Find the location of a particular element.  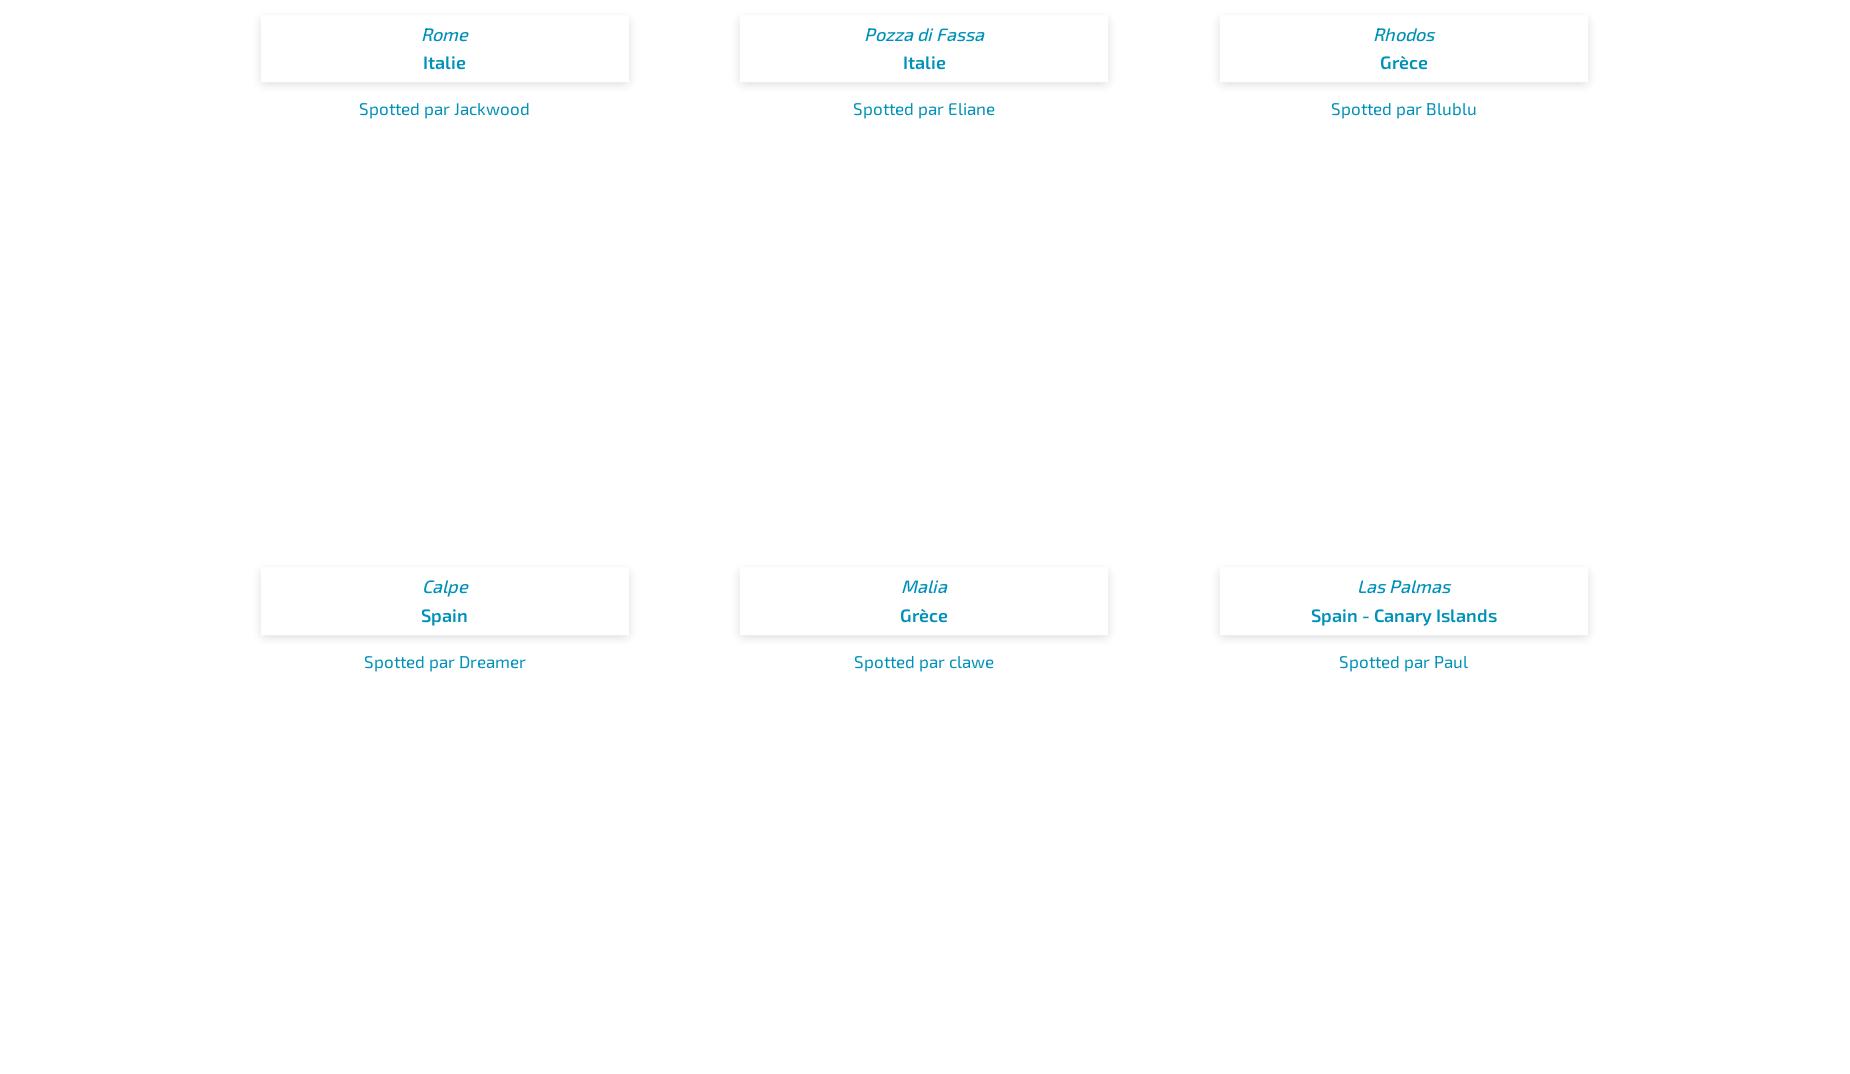

'Spotted par Paul' is located at coordinates (1403, 658).